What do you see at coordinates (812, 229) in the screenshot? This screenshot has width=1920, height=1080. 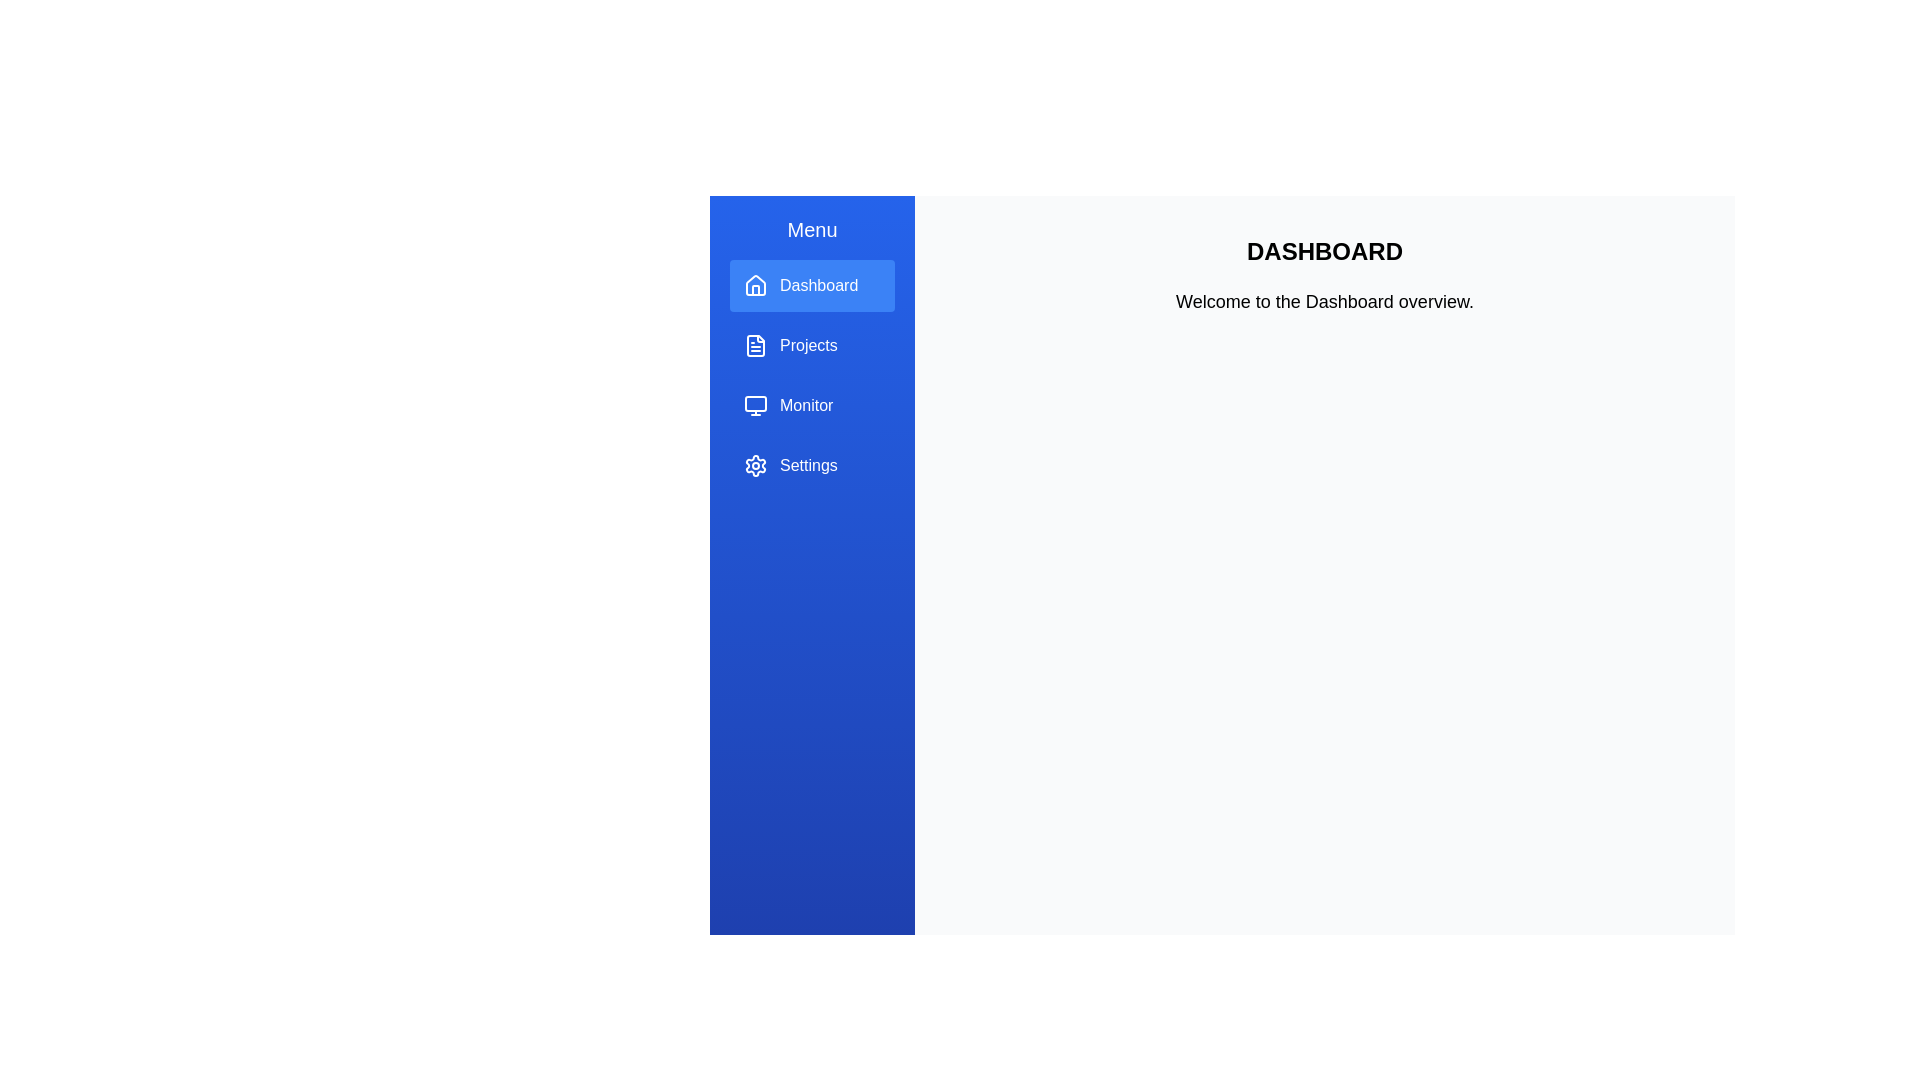 I see `the static text label at the top of the sidebar menu, which provides contextual information about the section's content` at bounding box center [812, 229].